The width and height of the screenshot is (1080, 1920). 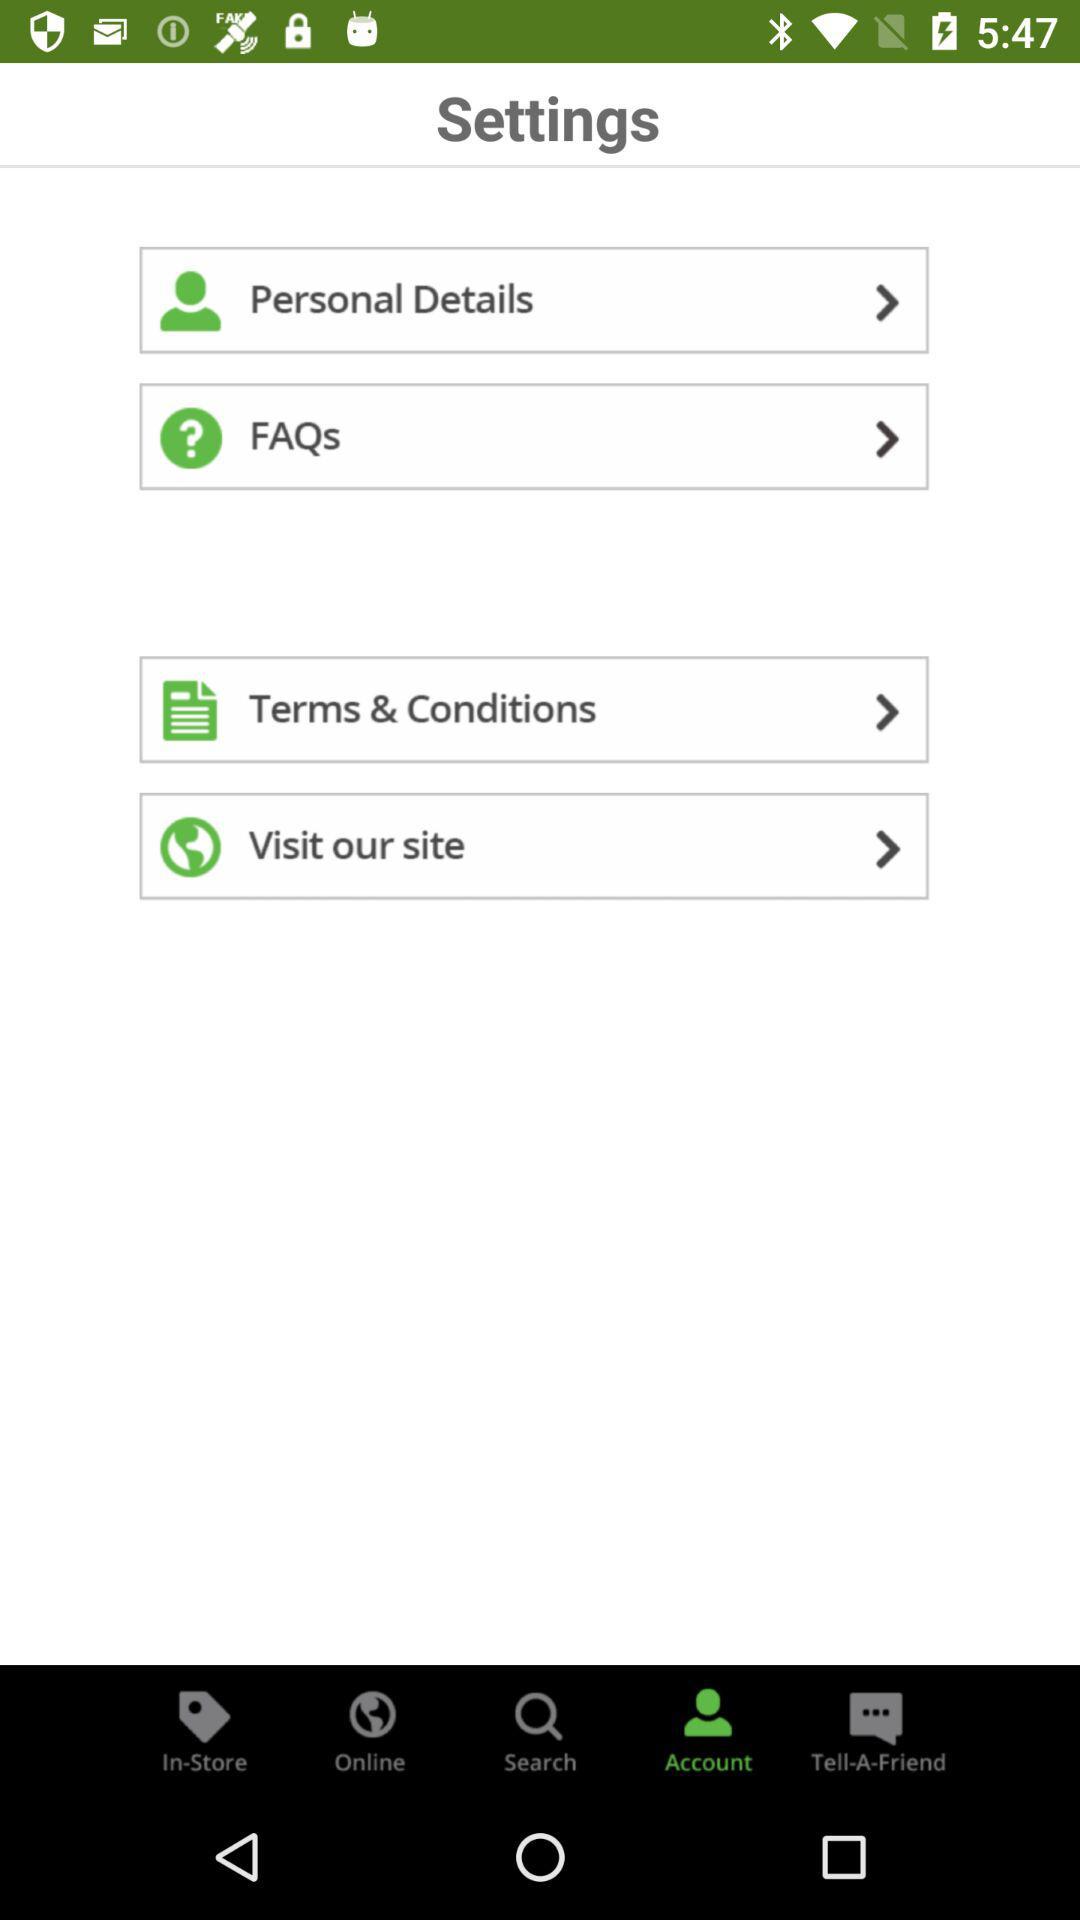 I want to click on online store purchases, so click(x=371, y=1728).